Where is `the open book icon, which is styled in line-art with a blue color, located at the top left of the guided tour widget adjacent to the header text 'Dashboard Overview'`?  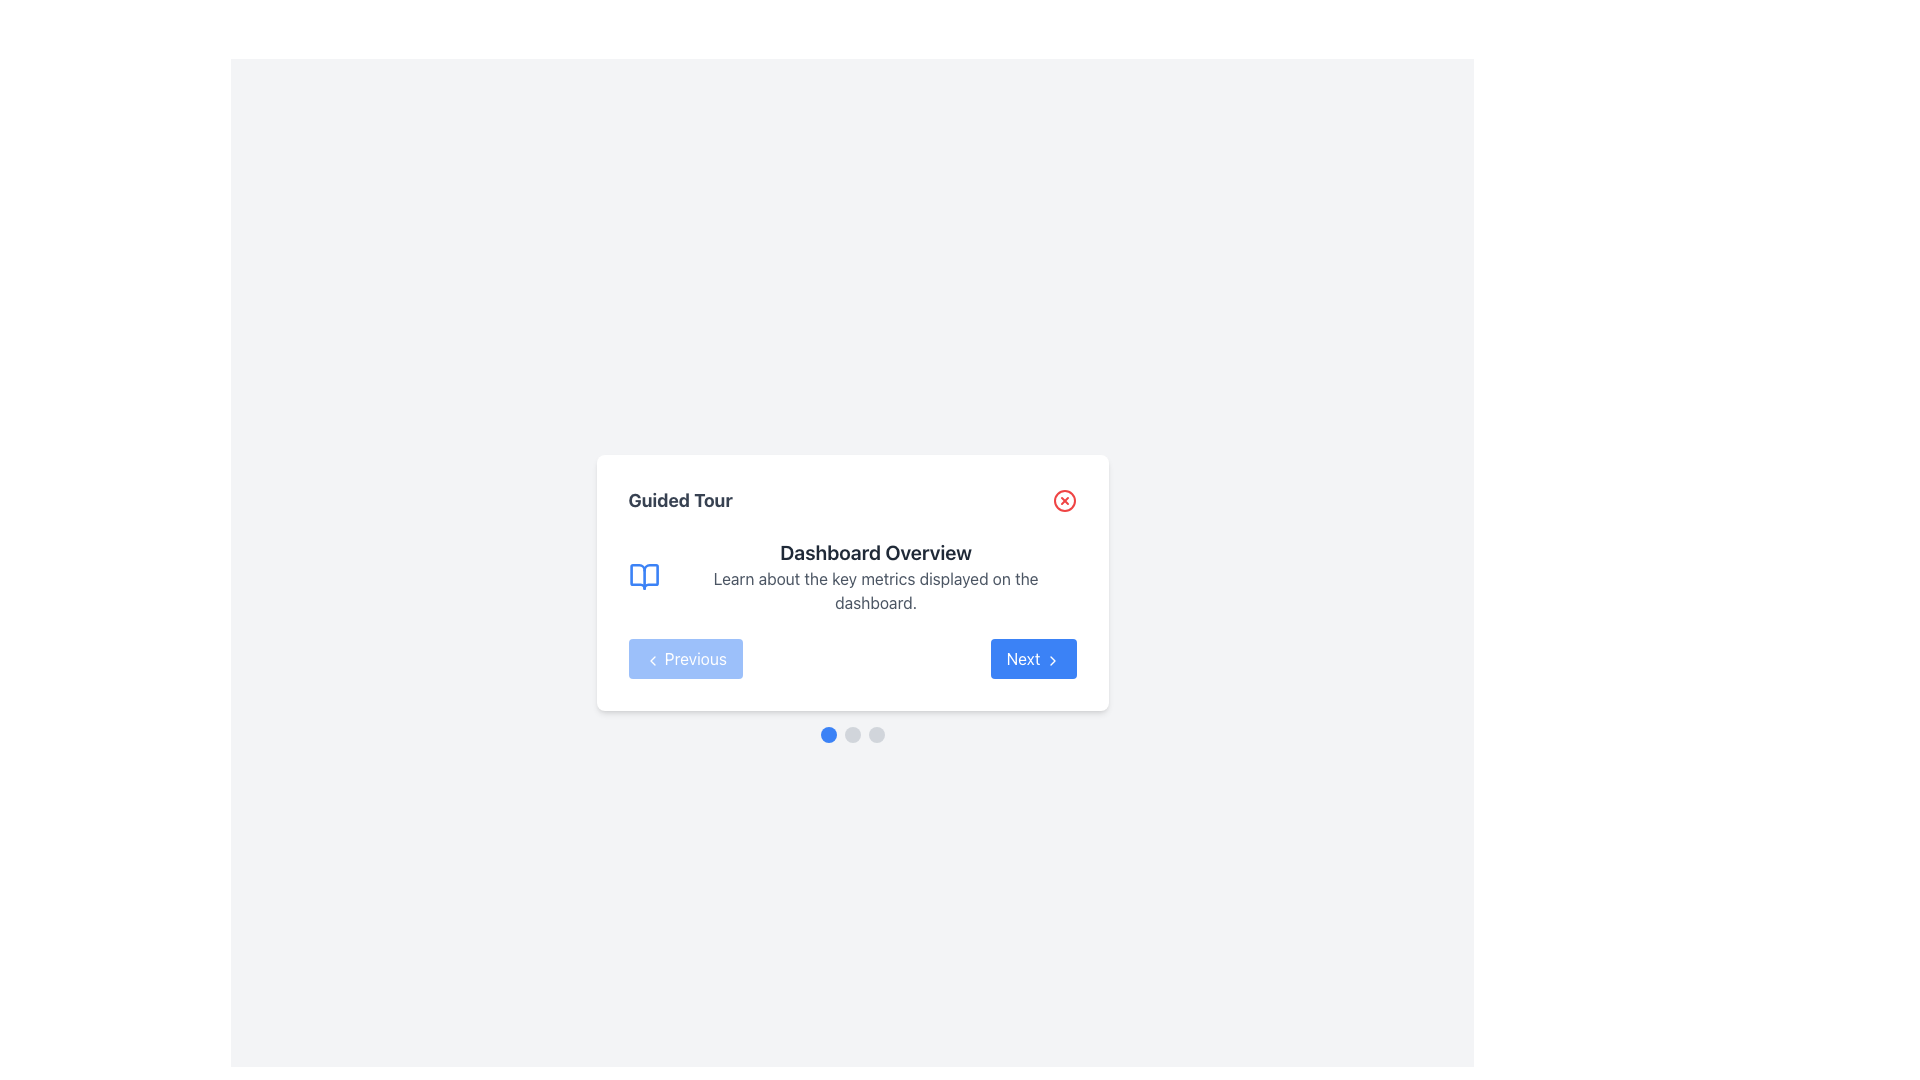 the open book icon, which is styled in line-art with a blue color, located at the top left of the guided tour widget adjacent to the header text 'Dashboard Overview' is located at coordinates (644, 577).